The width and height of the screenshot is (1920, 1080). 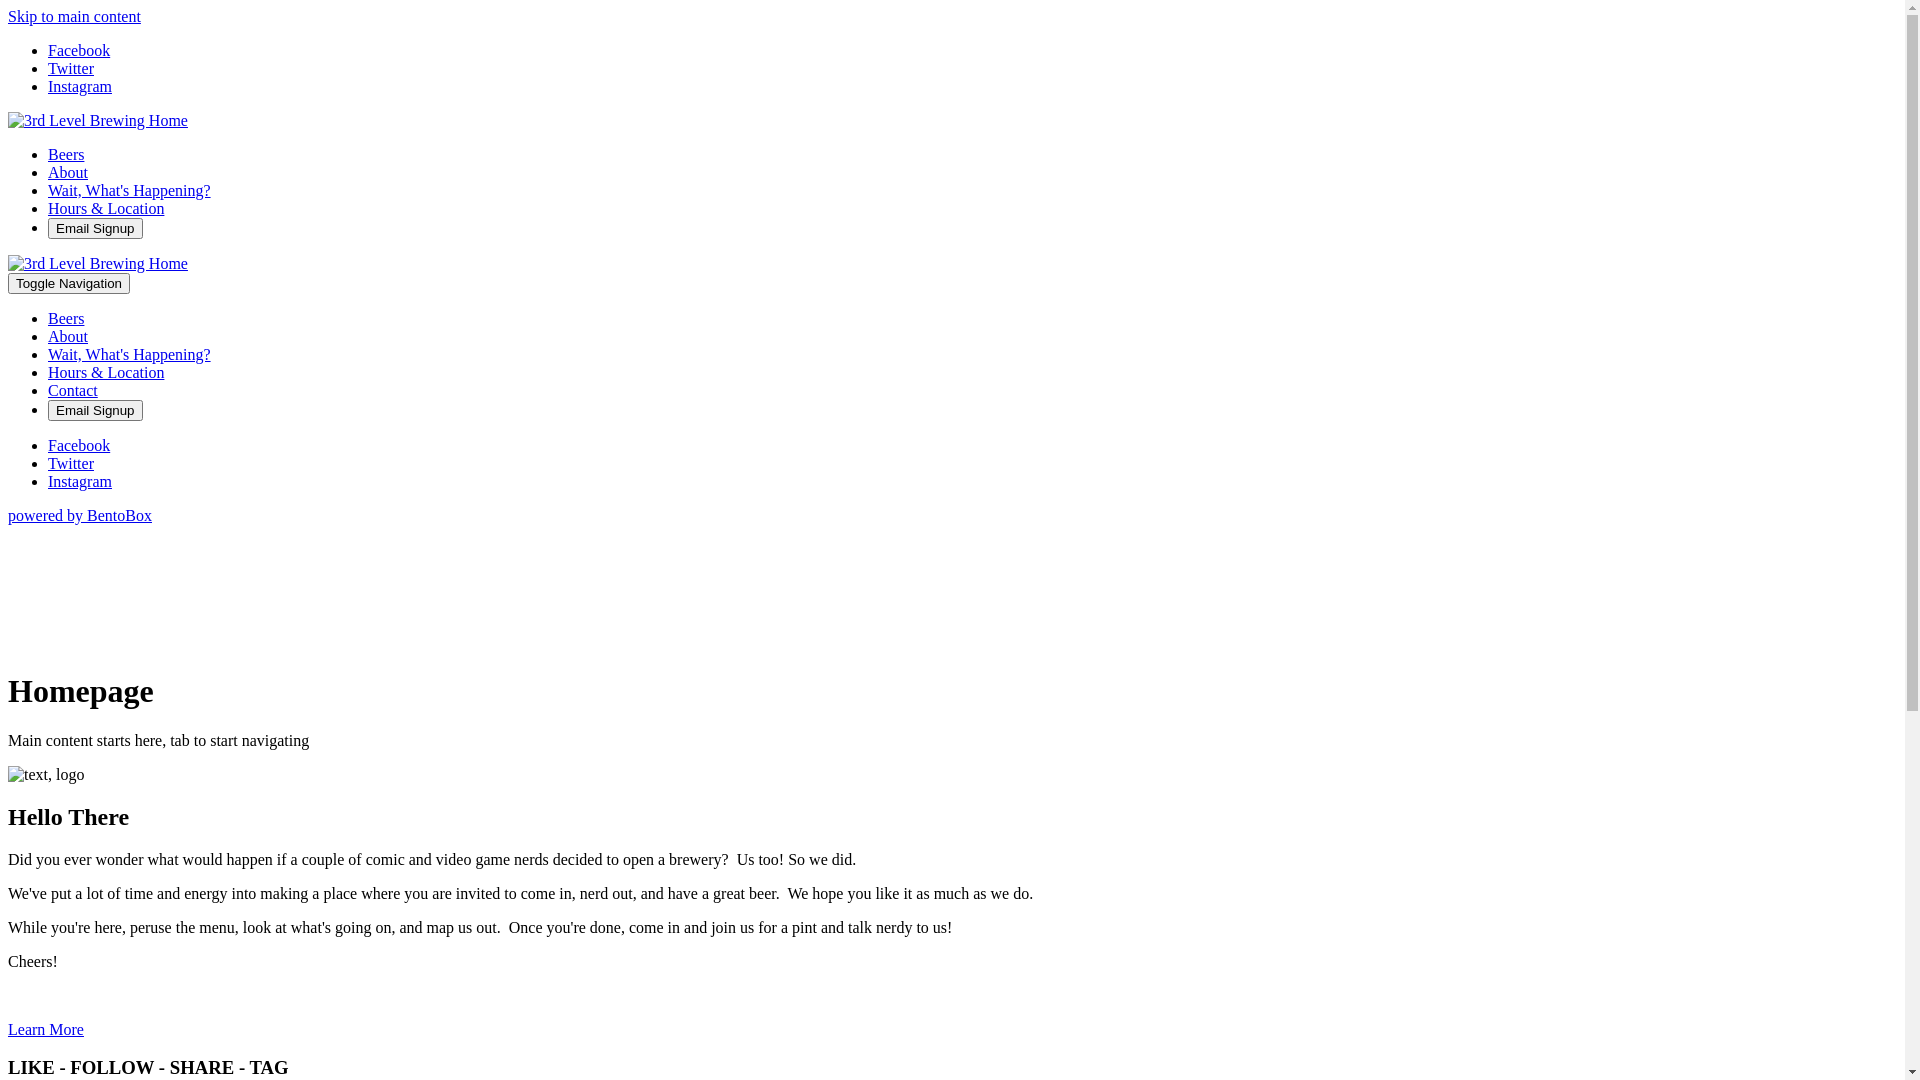 I want to click on 'Hours & Location', so click(x=104, y=372).